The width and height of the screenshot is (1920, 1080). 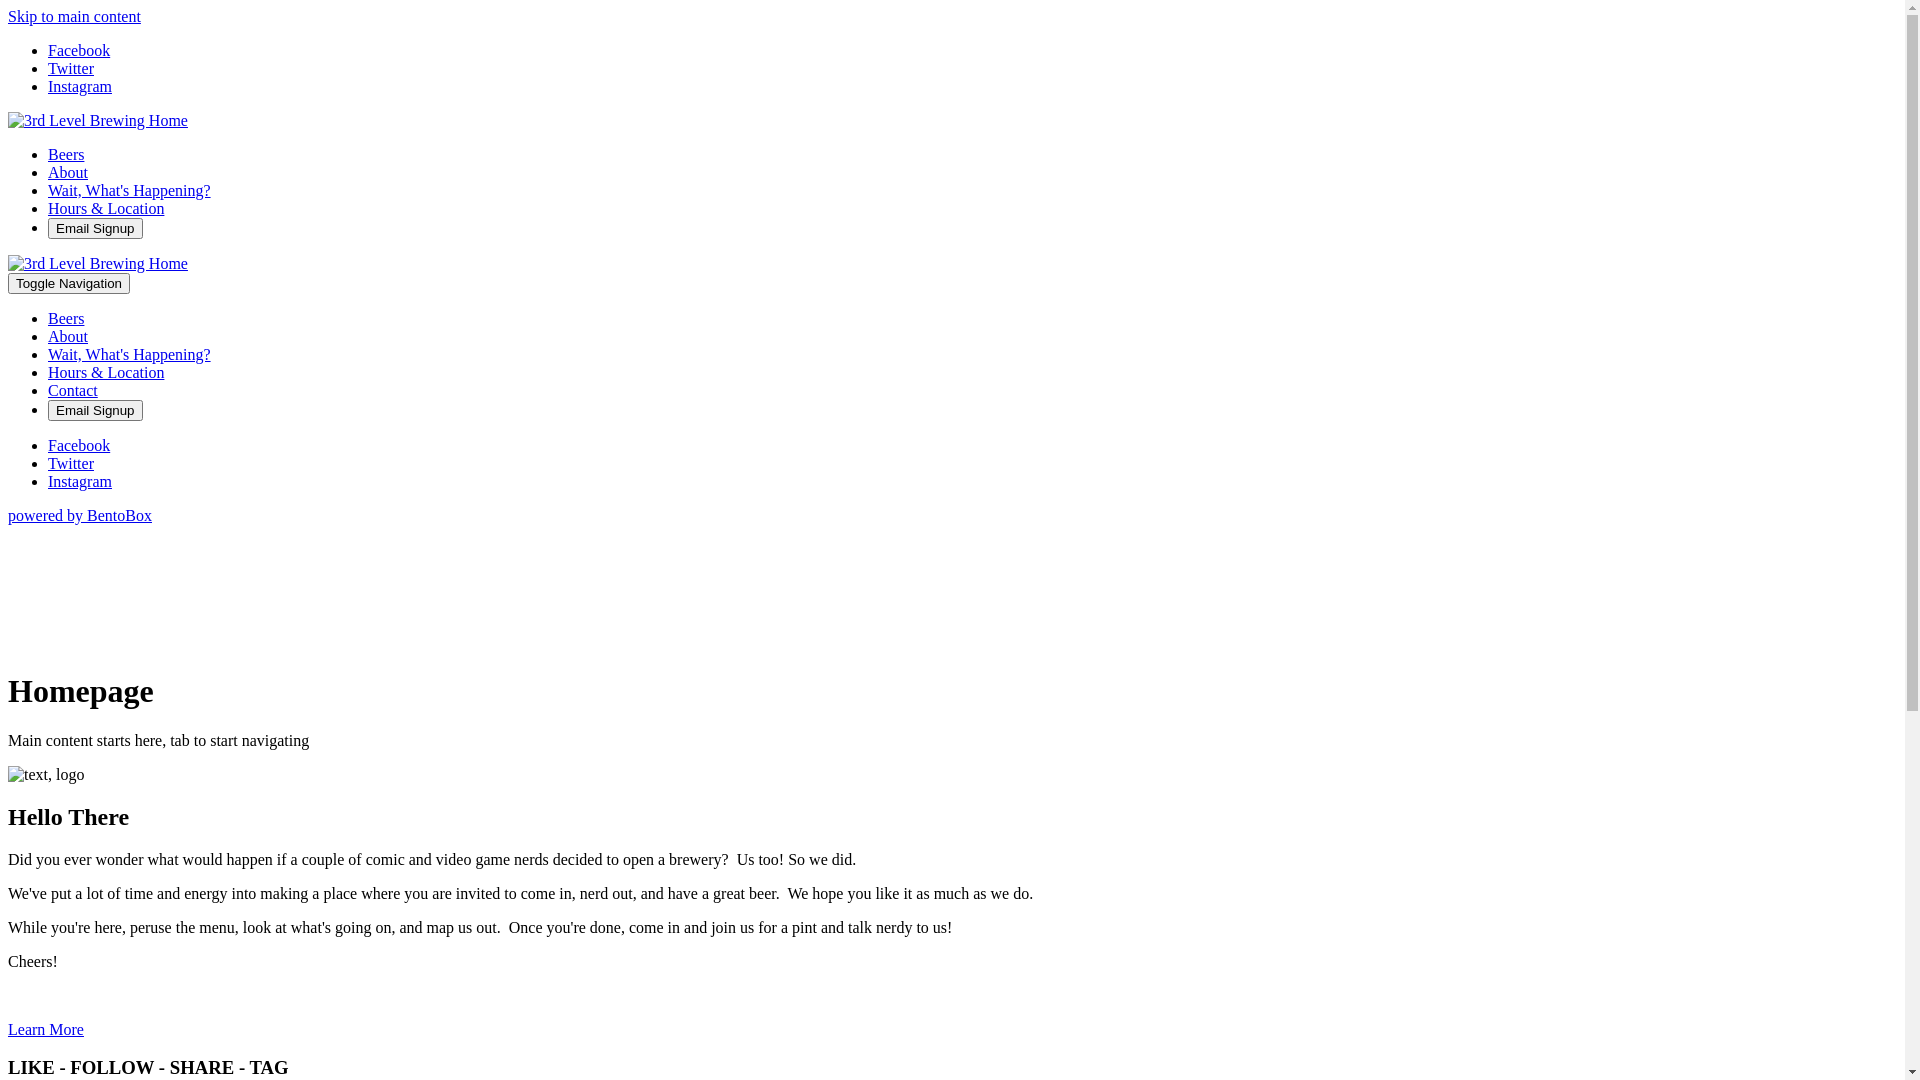 I want to click on 'Hours & Location', so click(x=104, y=372).